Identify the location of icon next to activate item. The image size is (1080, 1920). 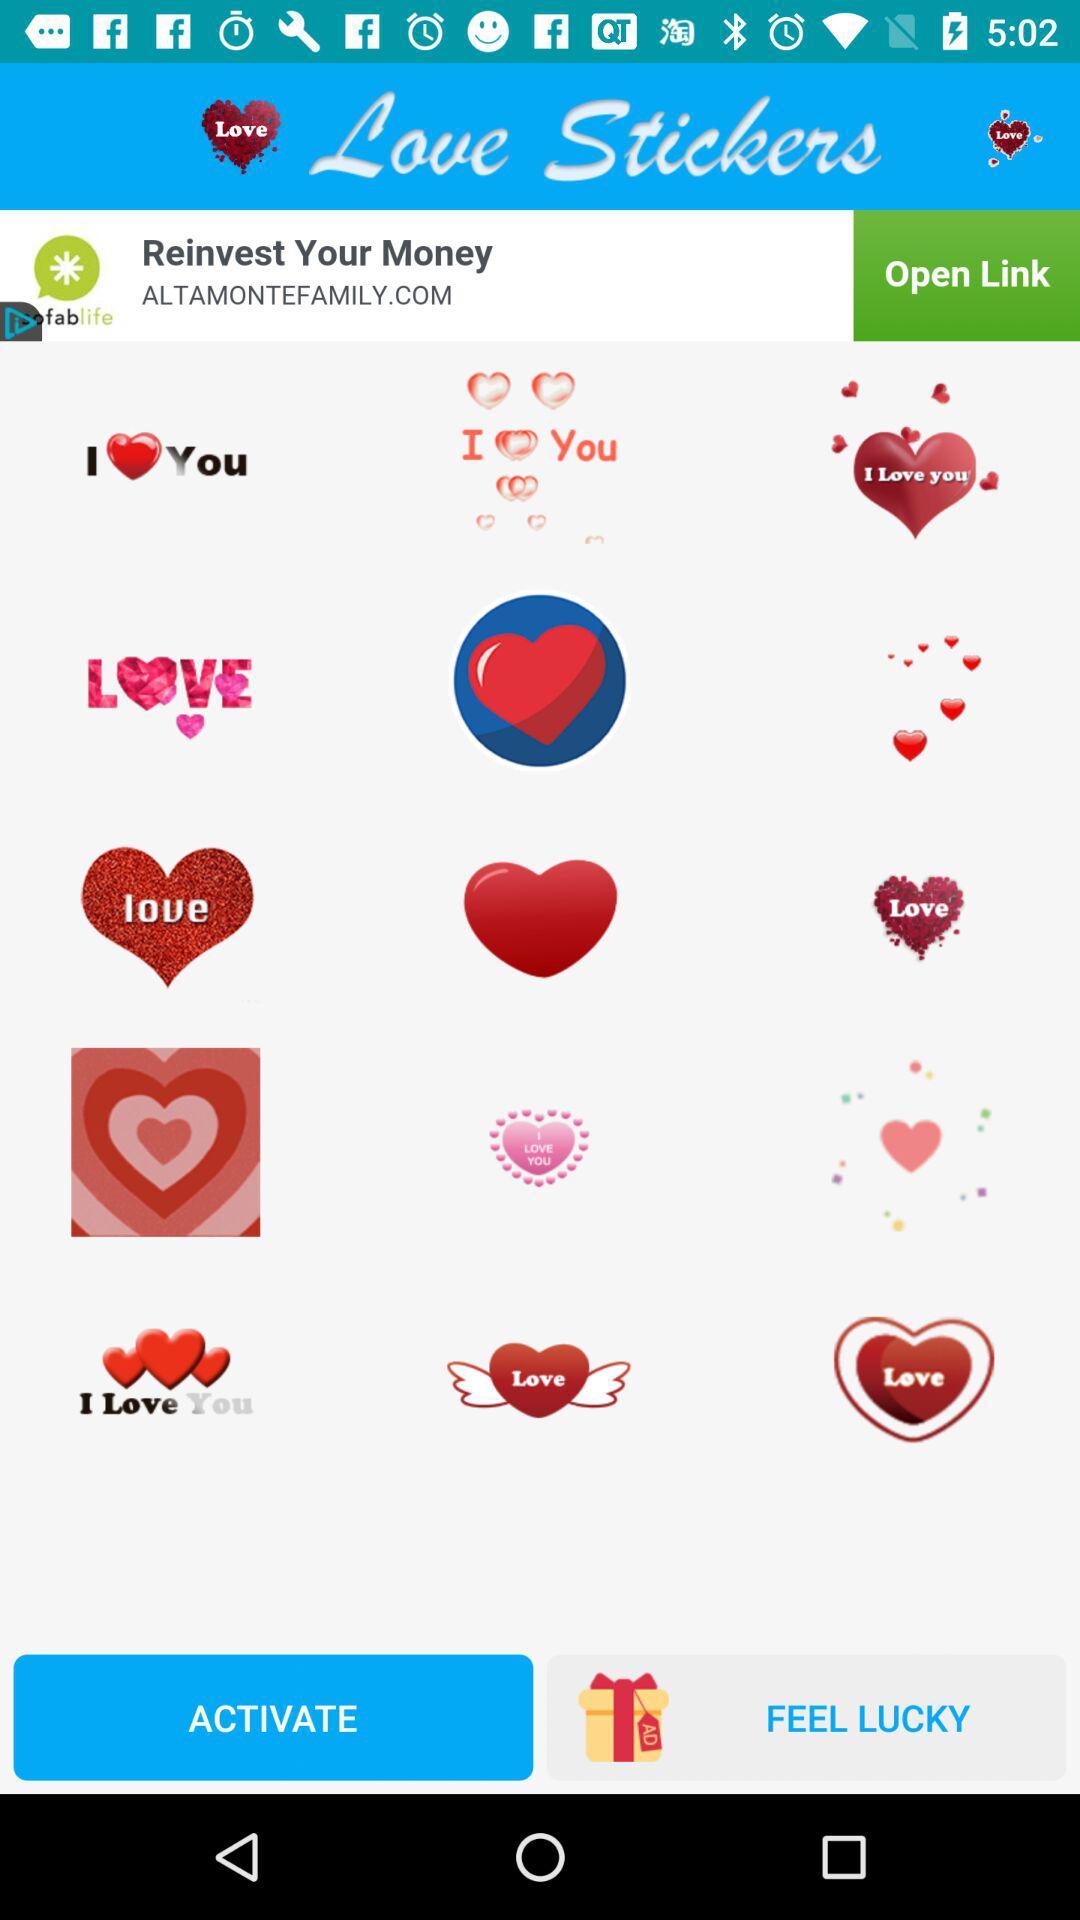
(805, 1716).